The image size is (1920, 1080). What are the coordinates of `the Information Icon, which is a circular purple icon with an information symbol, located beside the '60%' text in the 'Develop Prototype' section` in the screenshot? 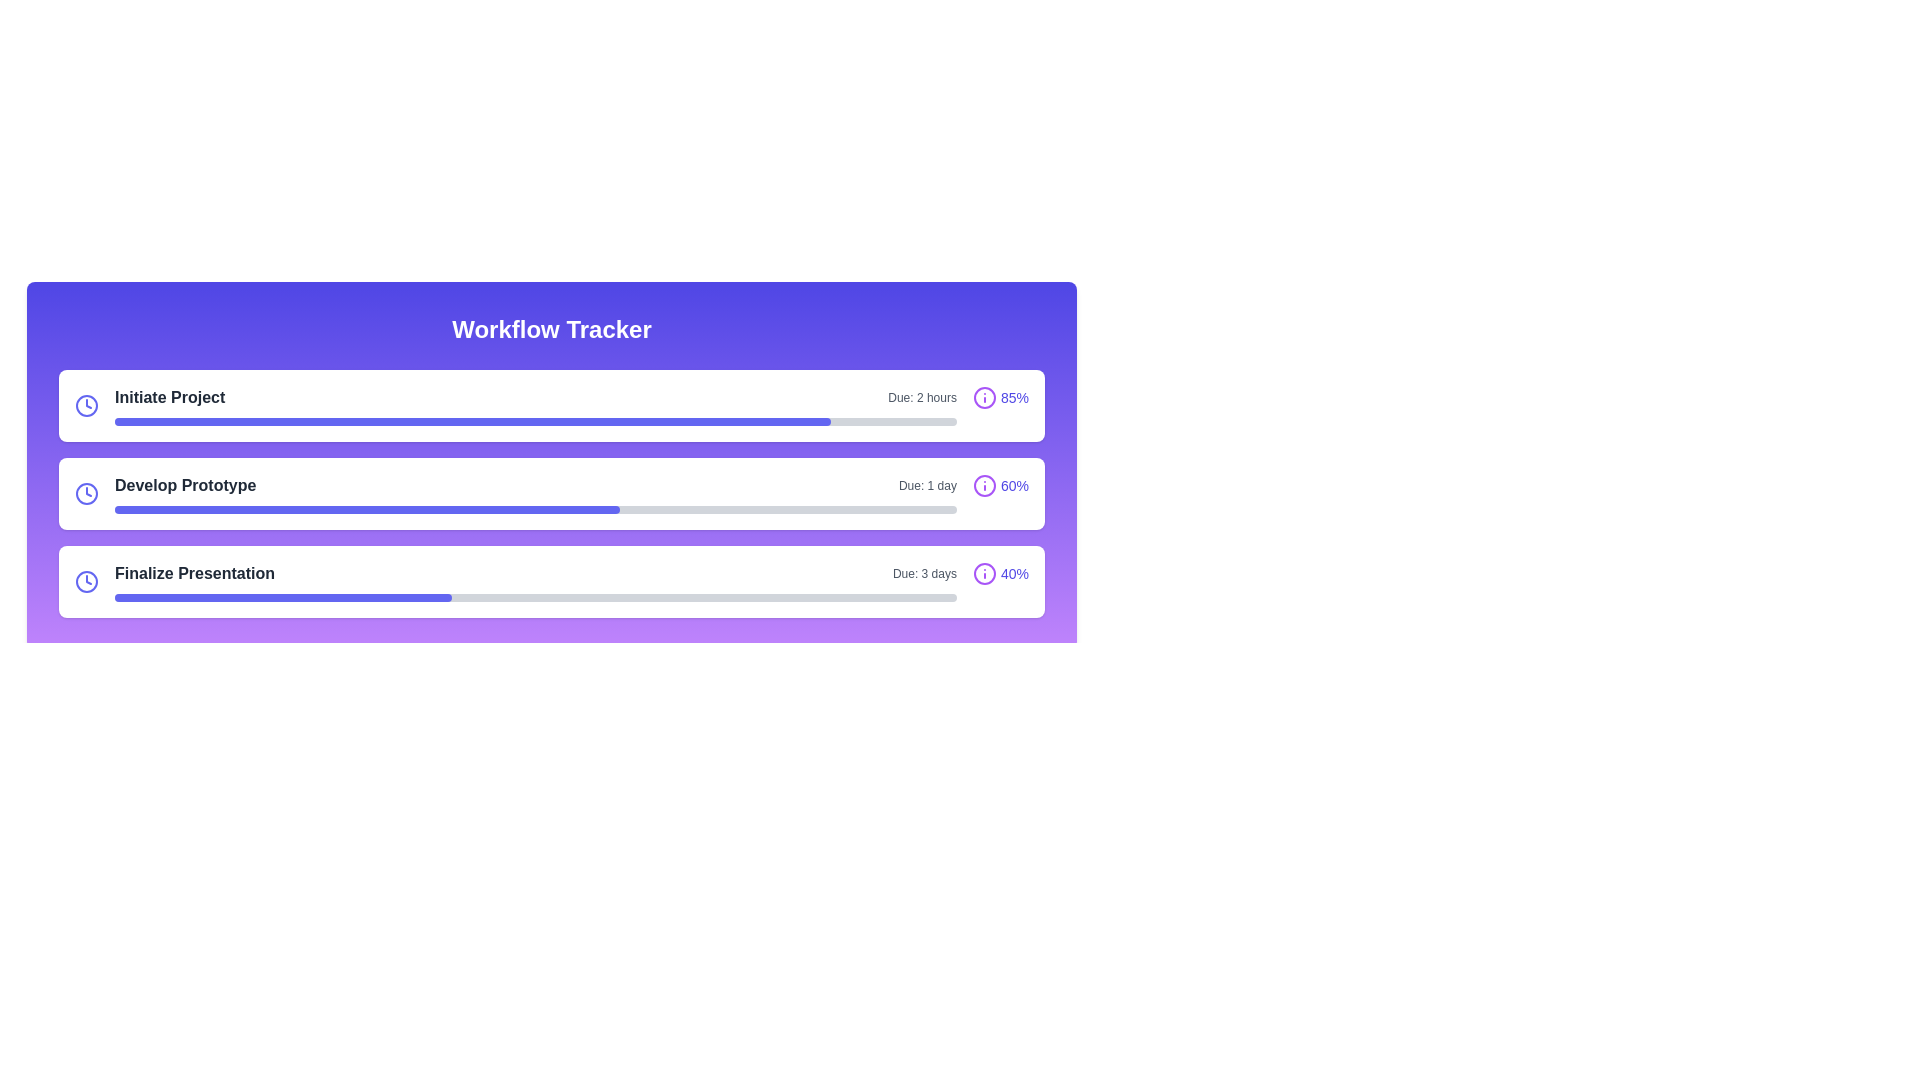 It's located at (984, 486).